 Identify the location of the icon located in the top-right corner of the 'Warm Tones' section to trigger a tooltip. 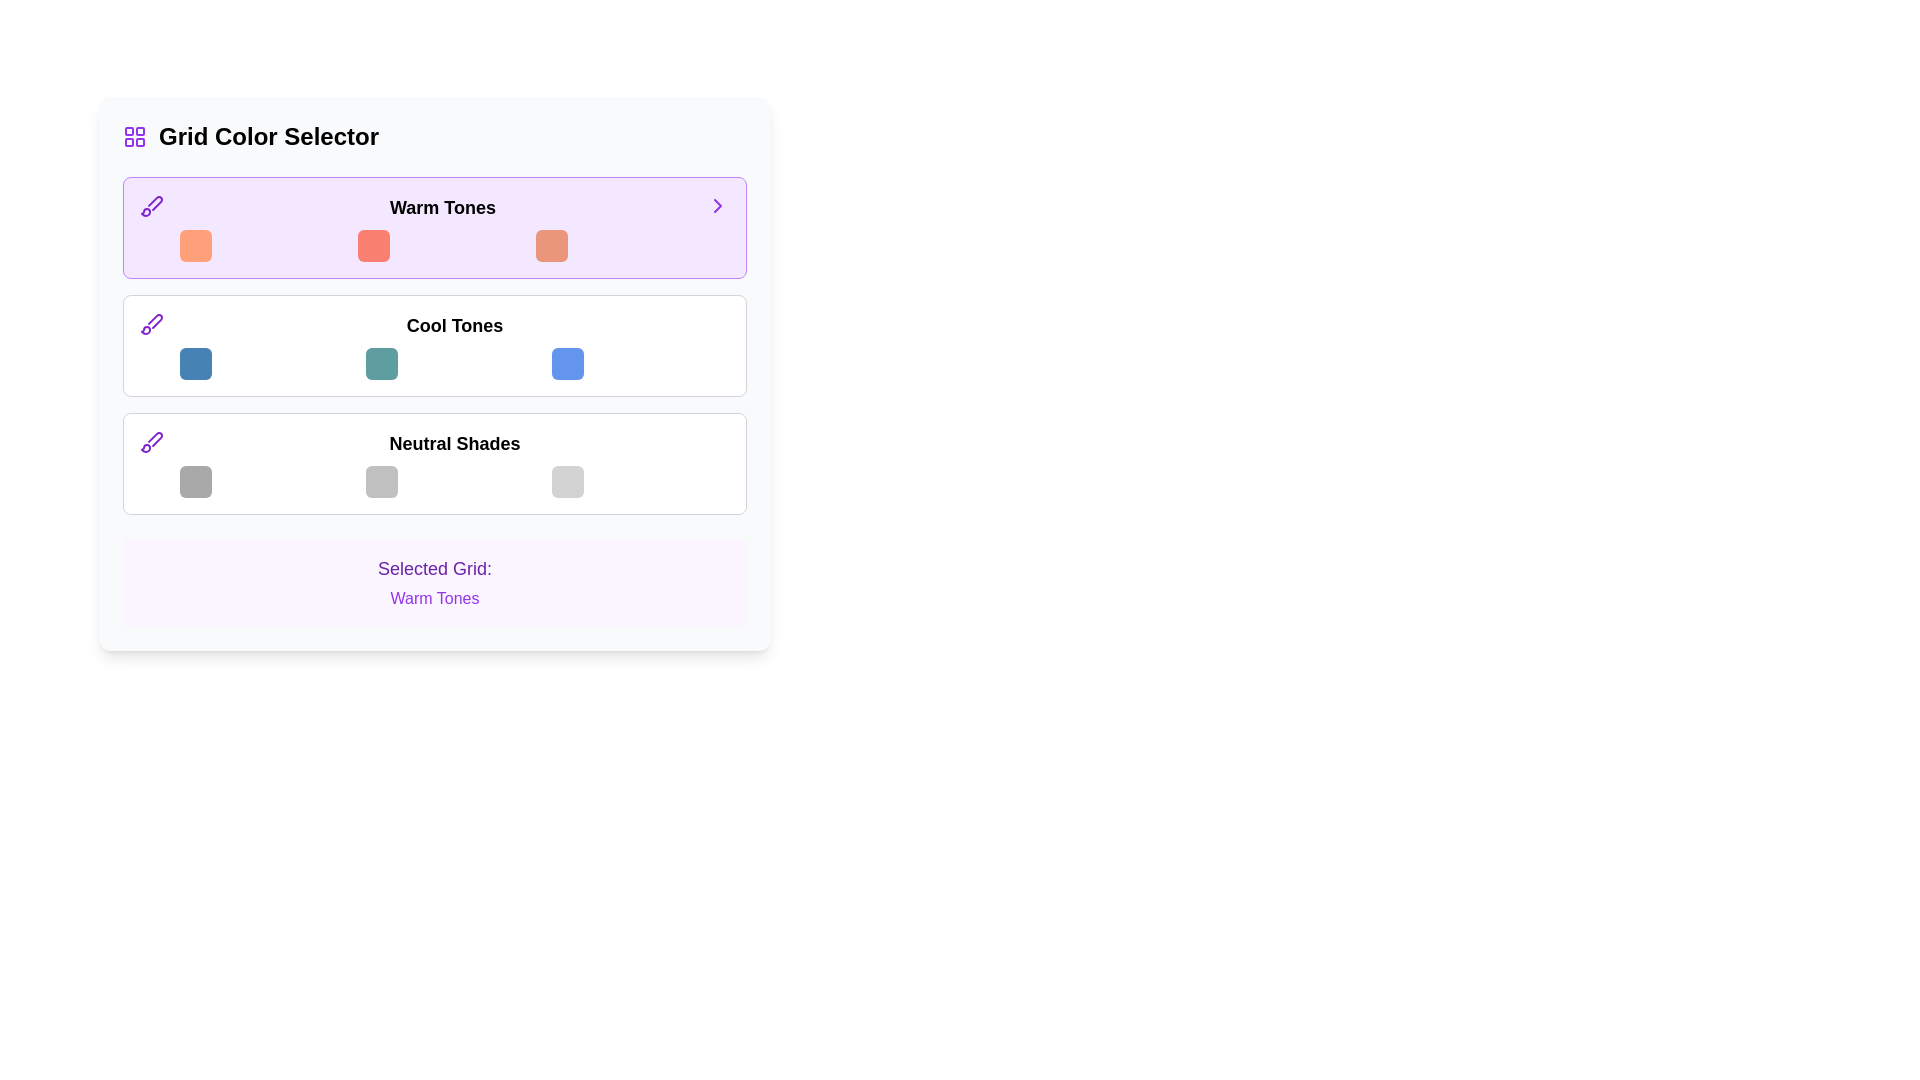
(718, 205).